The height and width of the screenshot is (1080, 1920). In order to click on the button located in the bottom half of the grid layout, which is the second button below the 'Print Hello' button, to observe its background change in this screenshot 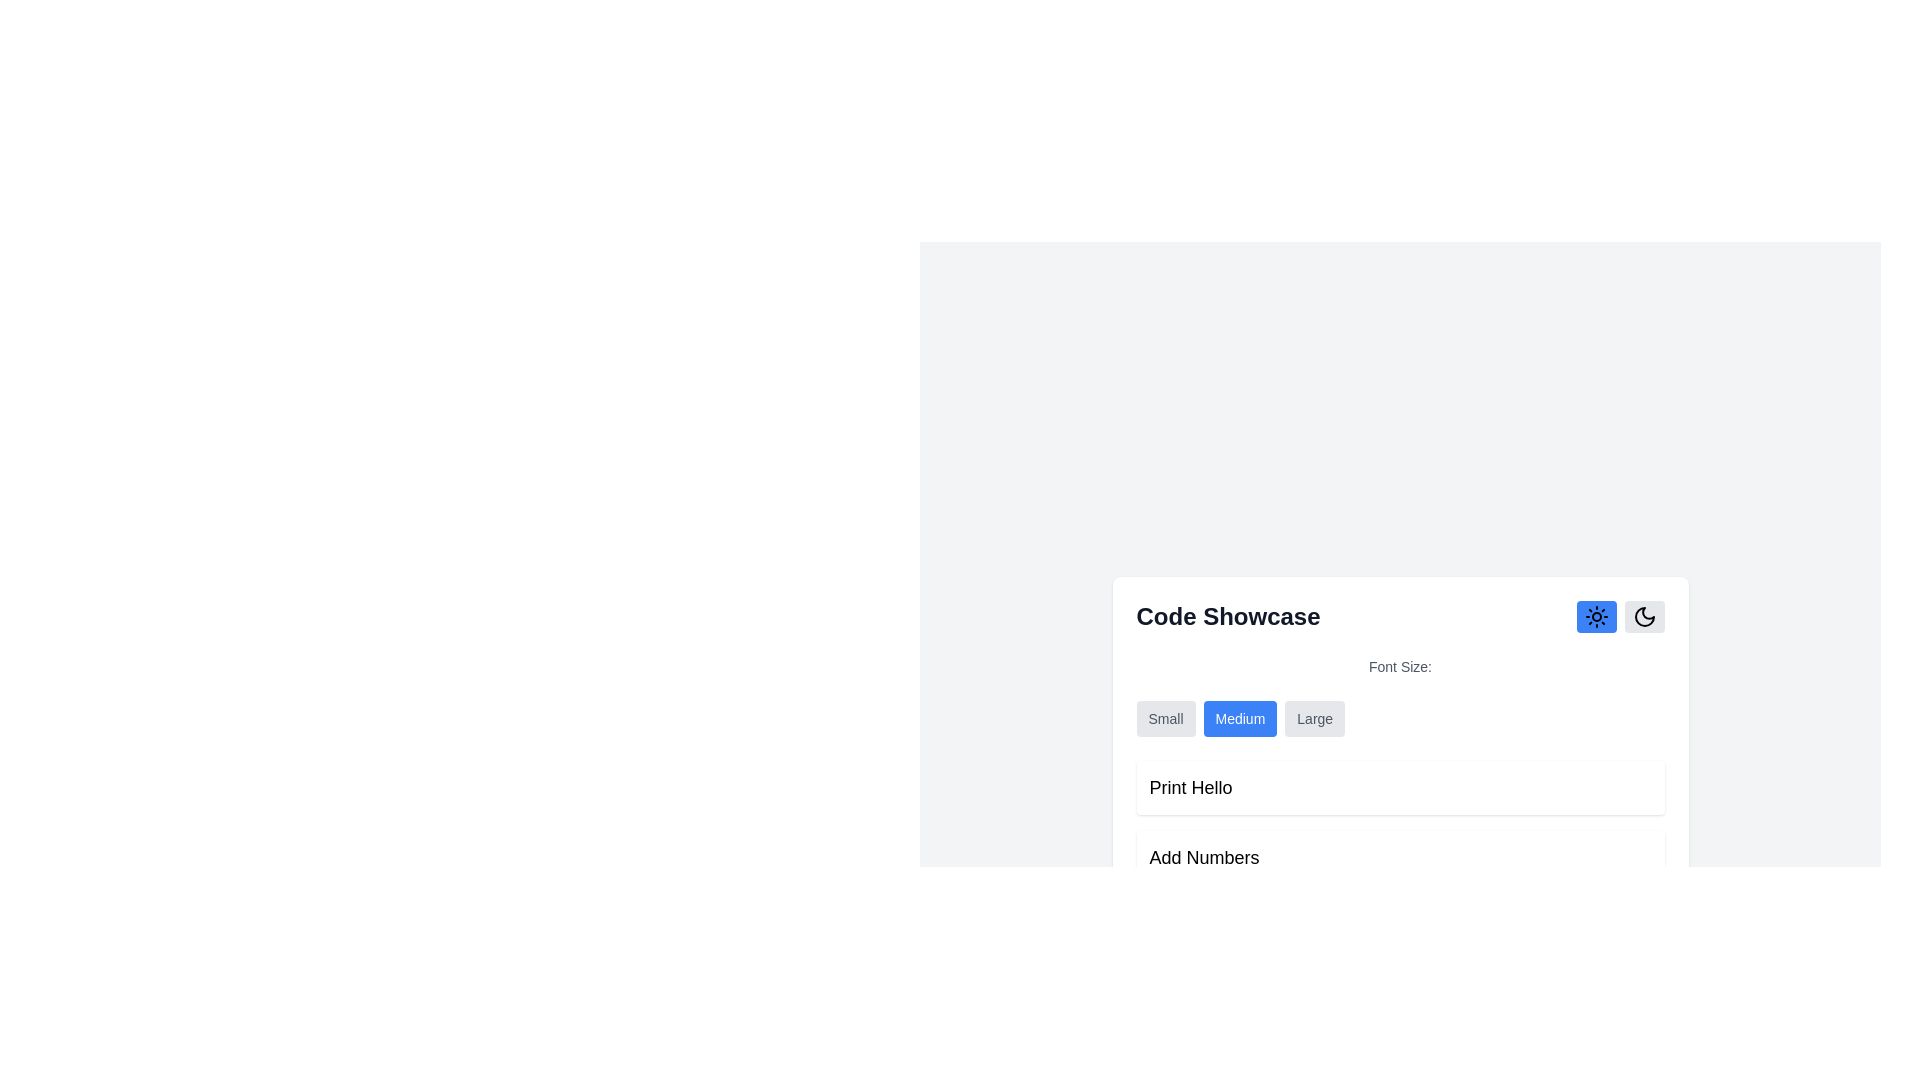, I will do `click(1399, 856)`.